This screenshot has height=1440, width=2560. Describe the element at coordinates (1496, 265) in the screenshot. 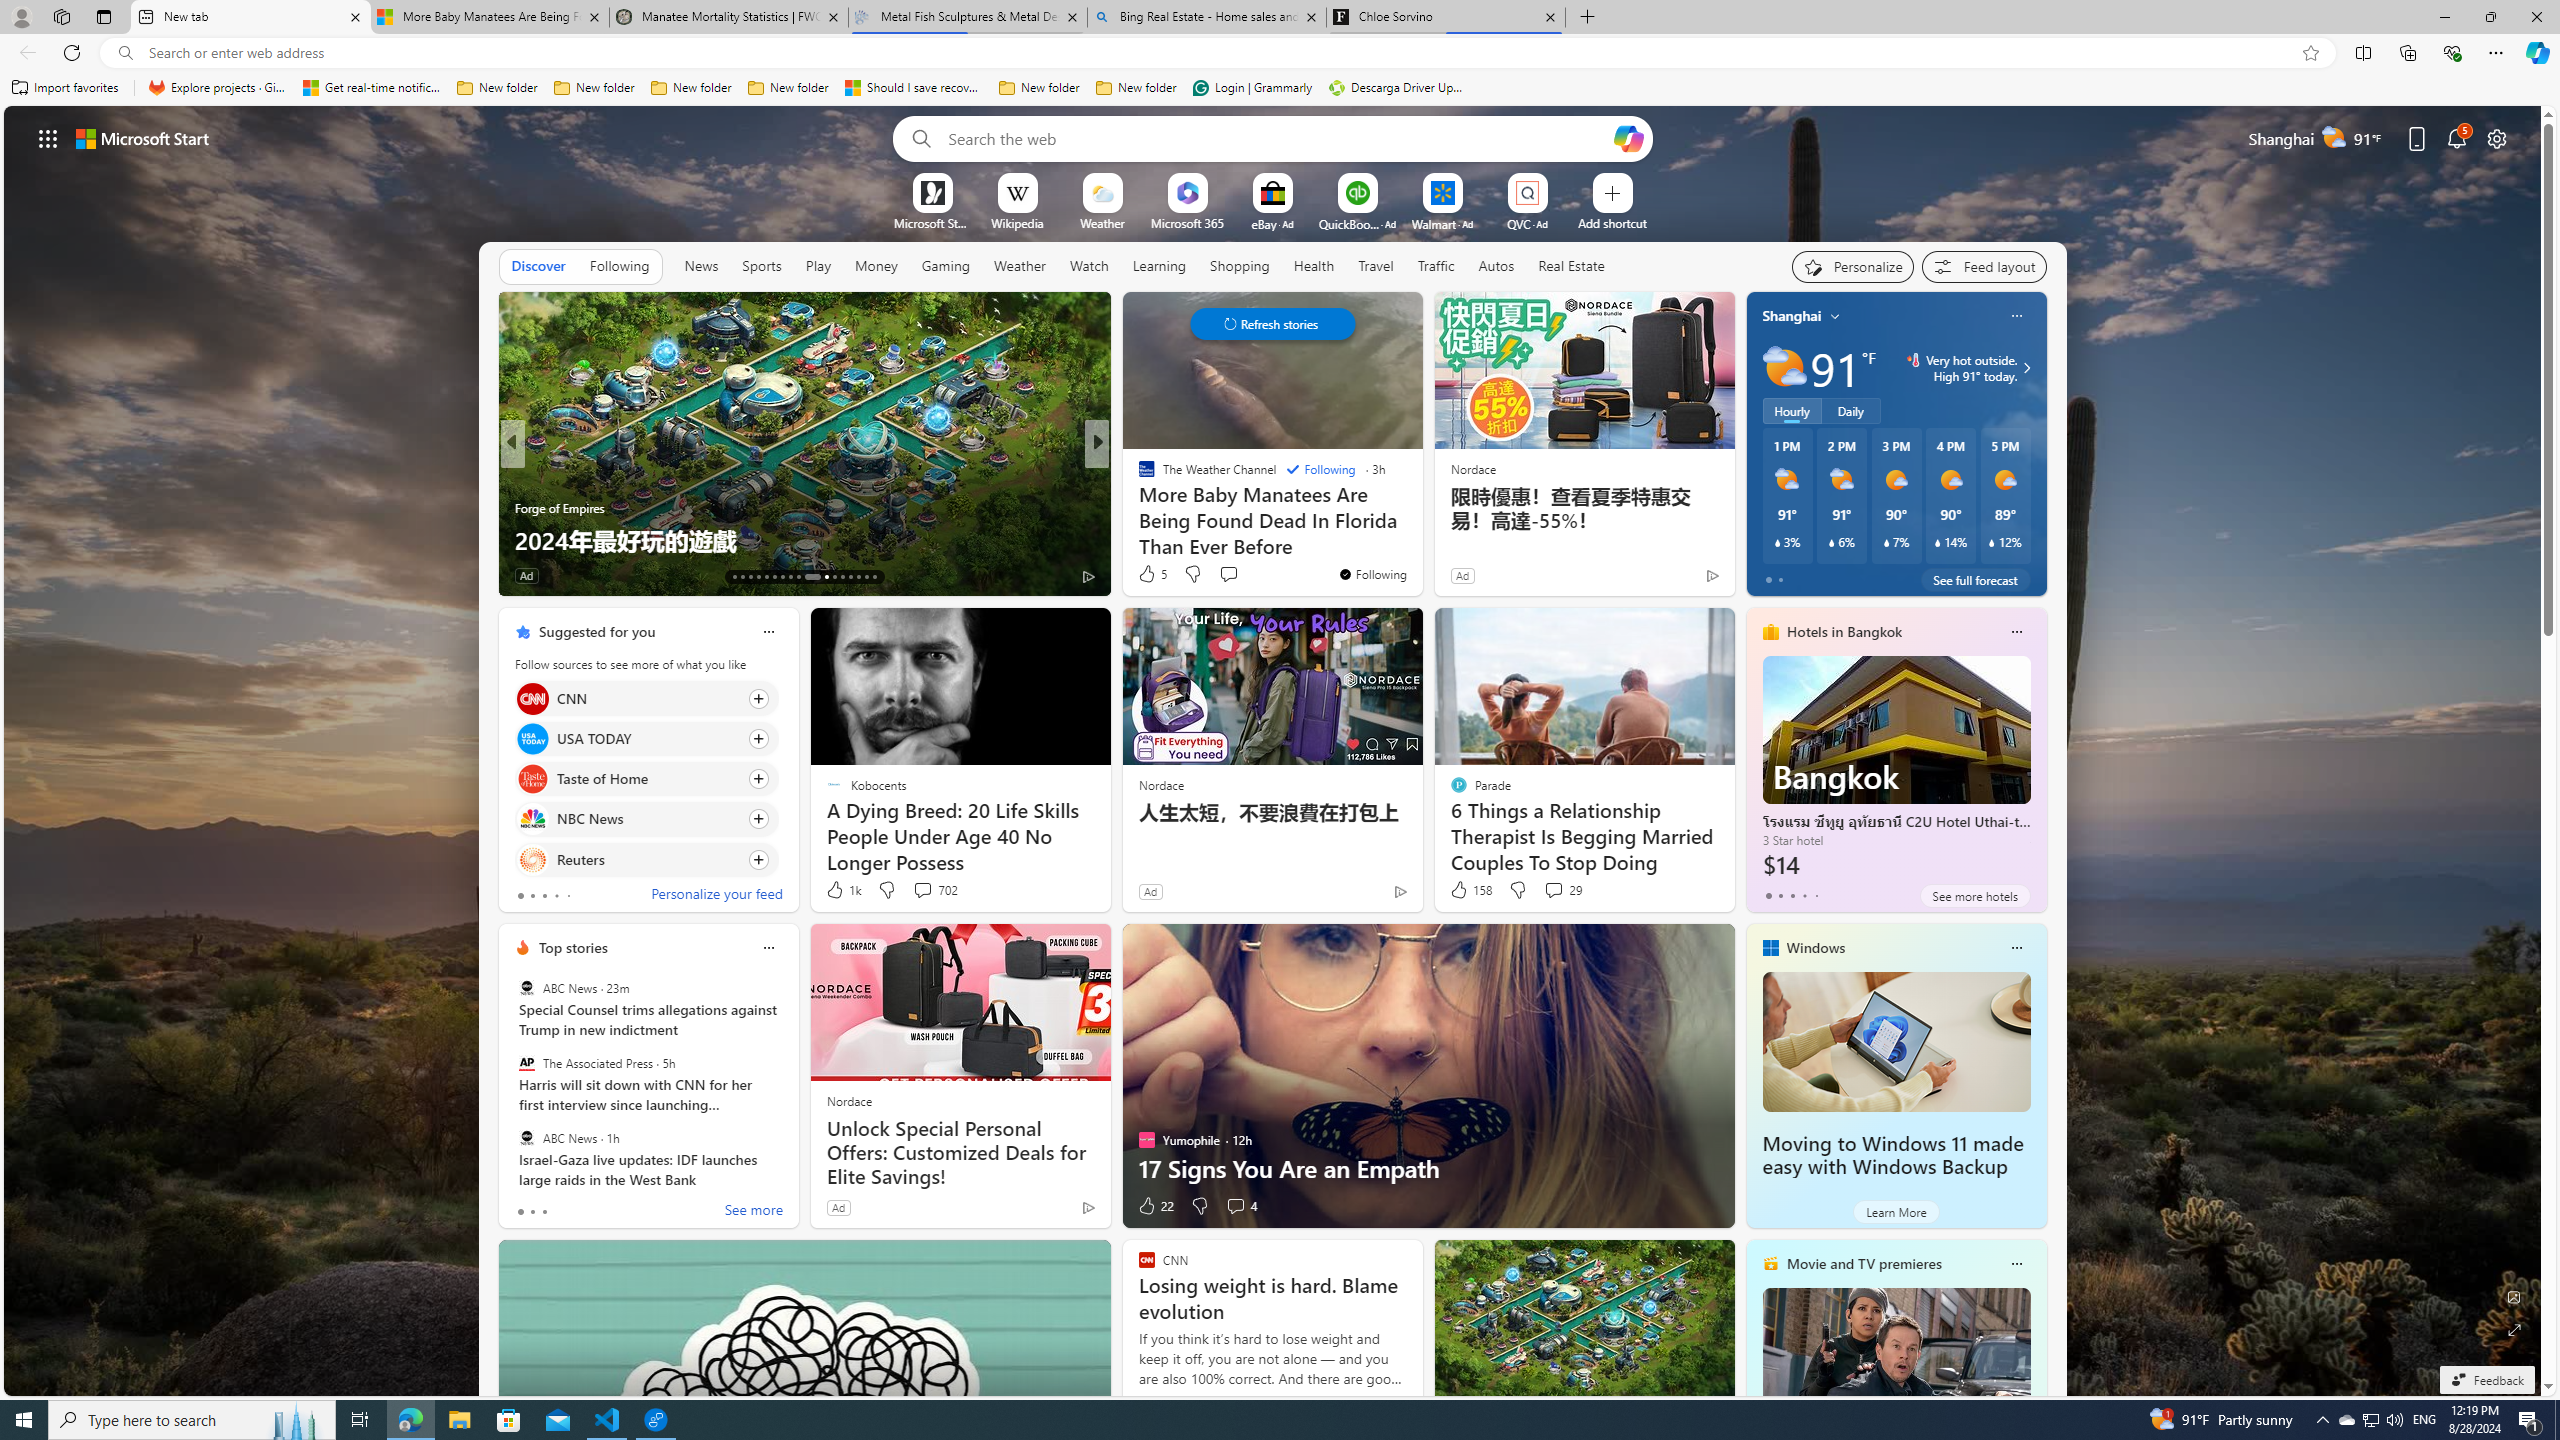

I see `'Autos'` at that location.